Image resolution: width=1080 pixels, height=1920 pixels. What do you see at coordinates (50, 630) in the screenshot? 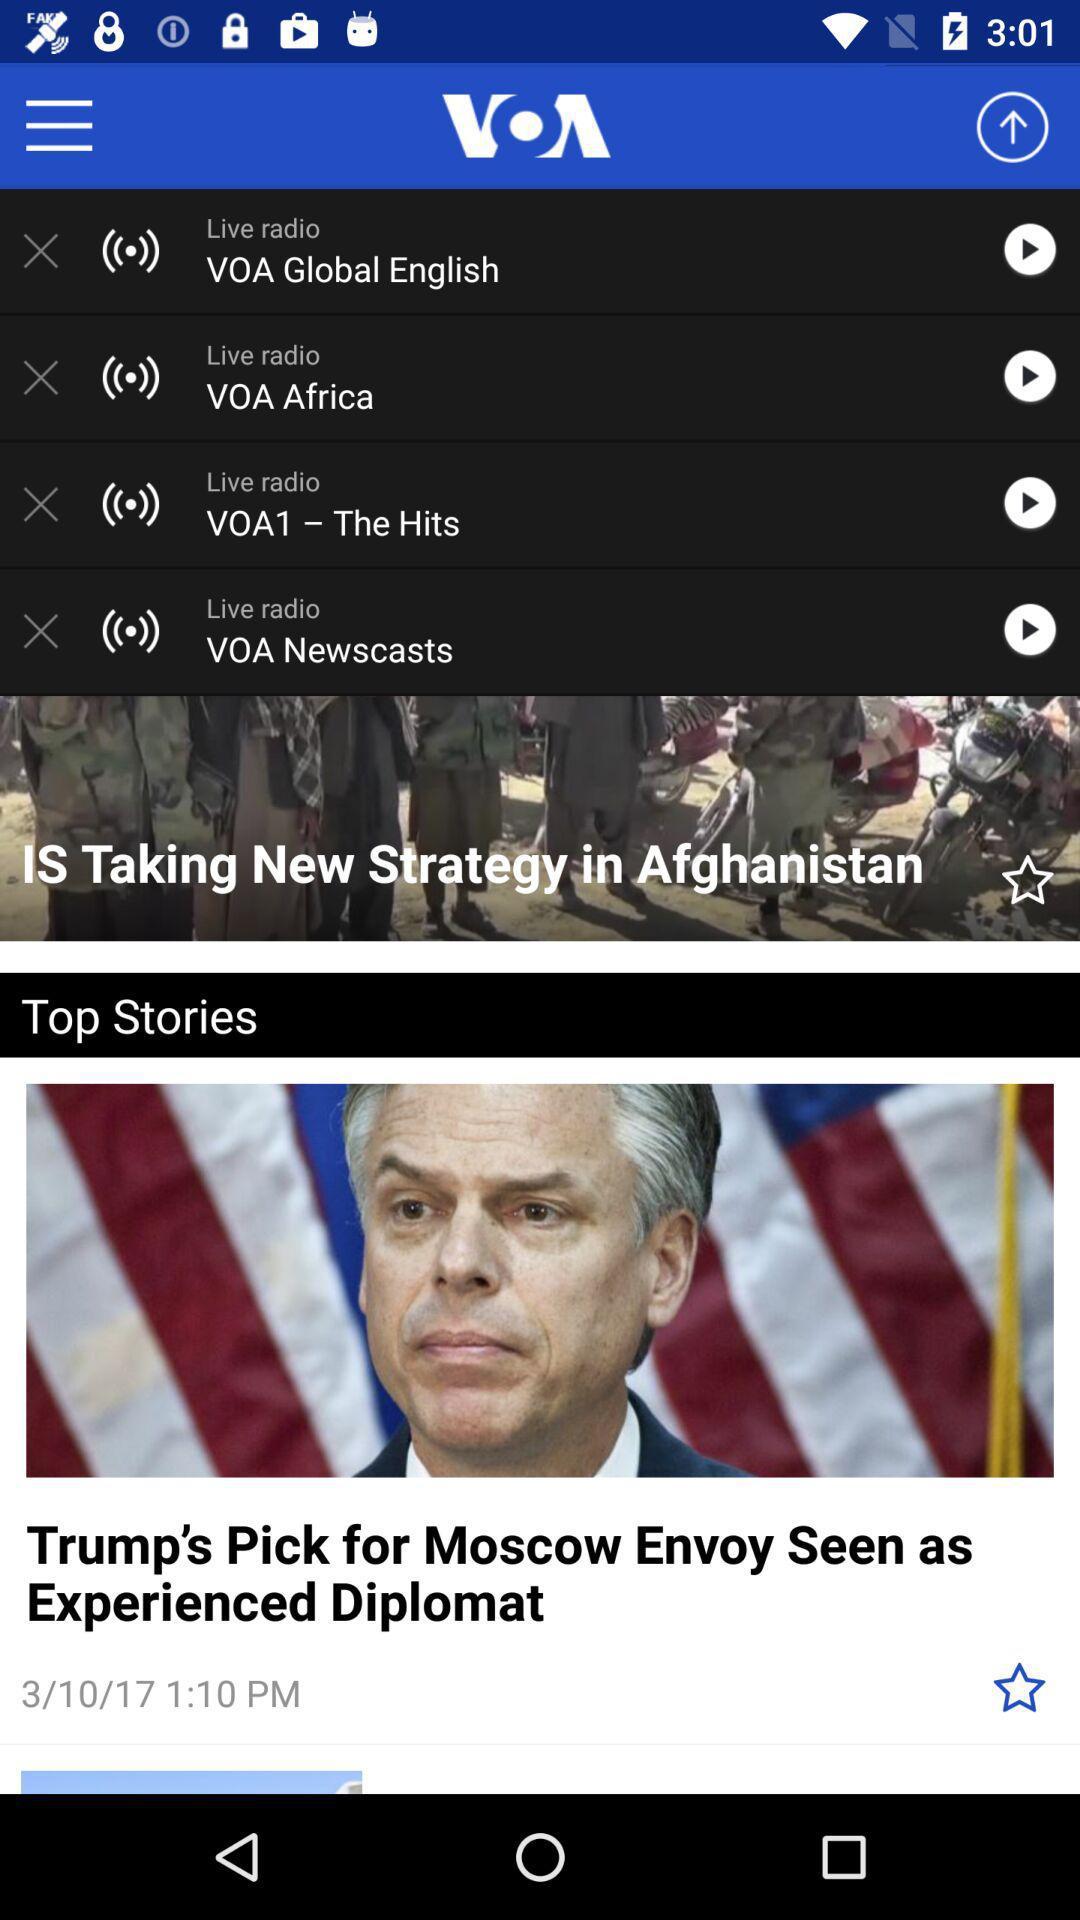
I see `the close icon` at bounding box center [50, 630].